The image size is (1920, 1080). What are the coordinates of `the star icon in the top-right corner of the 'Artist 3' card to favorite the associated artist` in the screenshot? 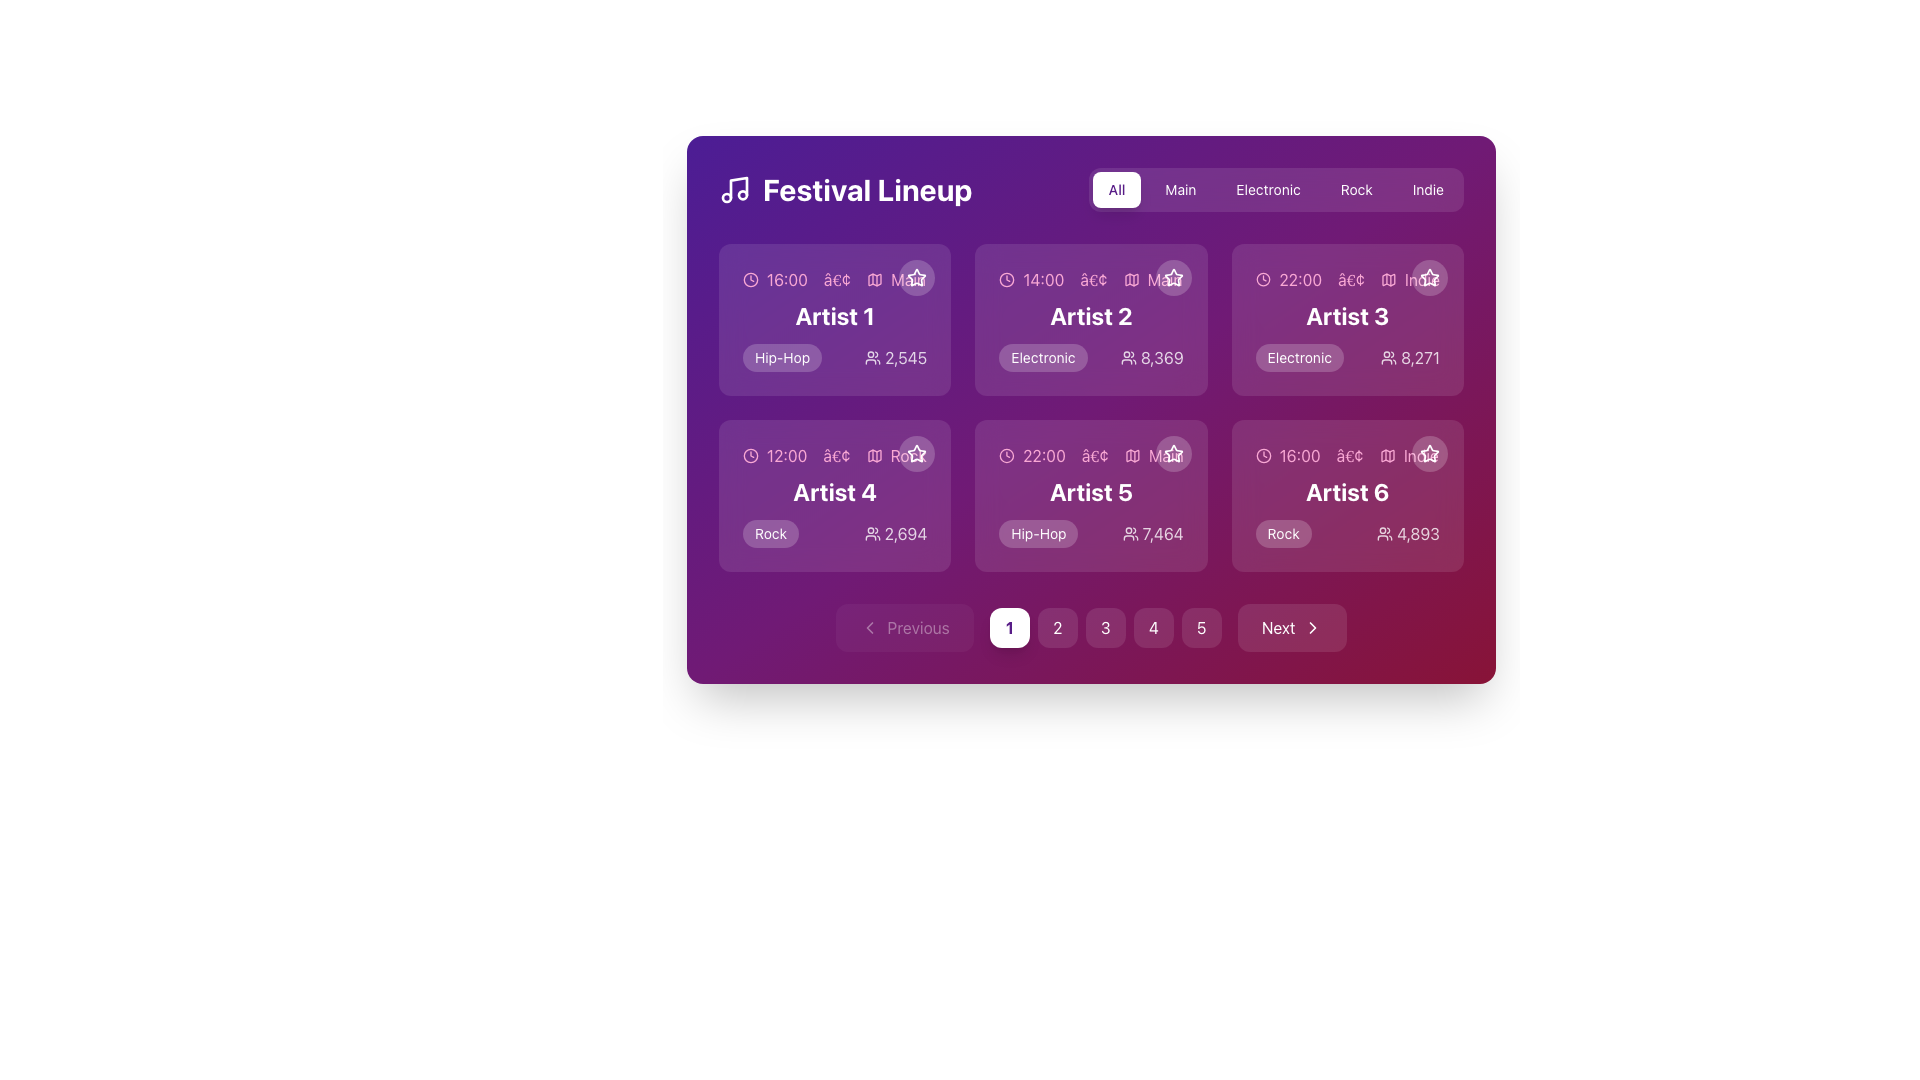 It's located at (1429, 277).